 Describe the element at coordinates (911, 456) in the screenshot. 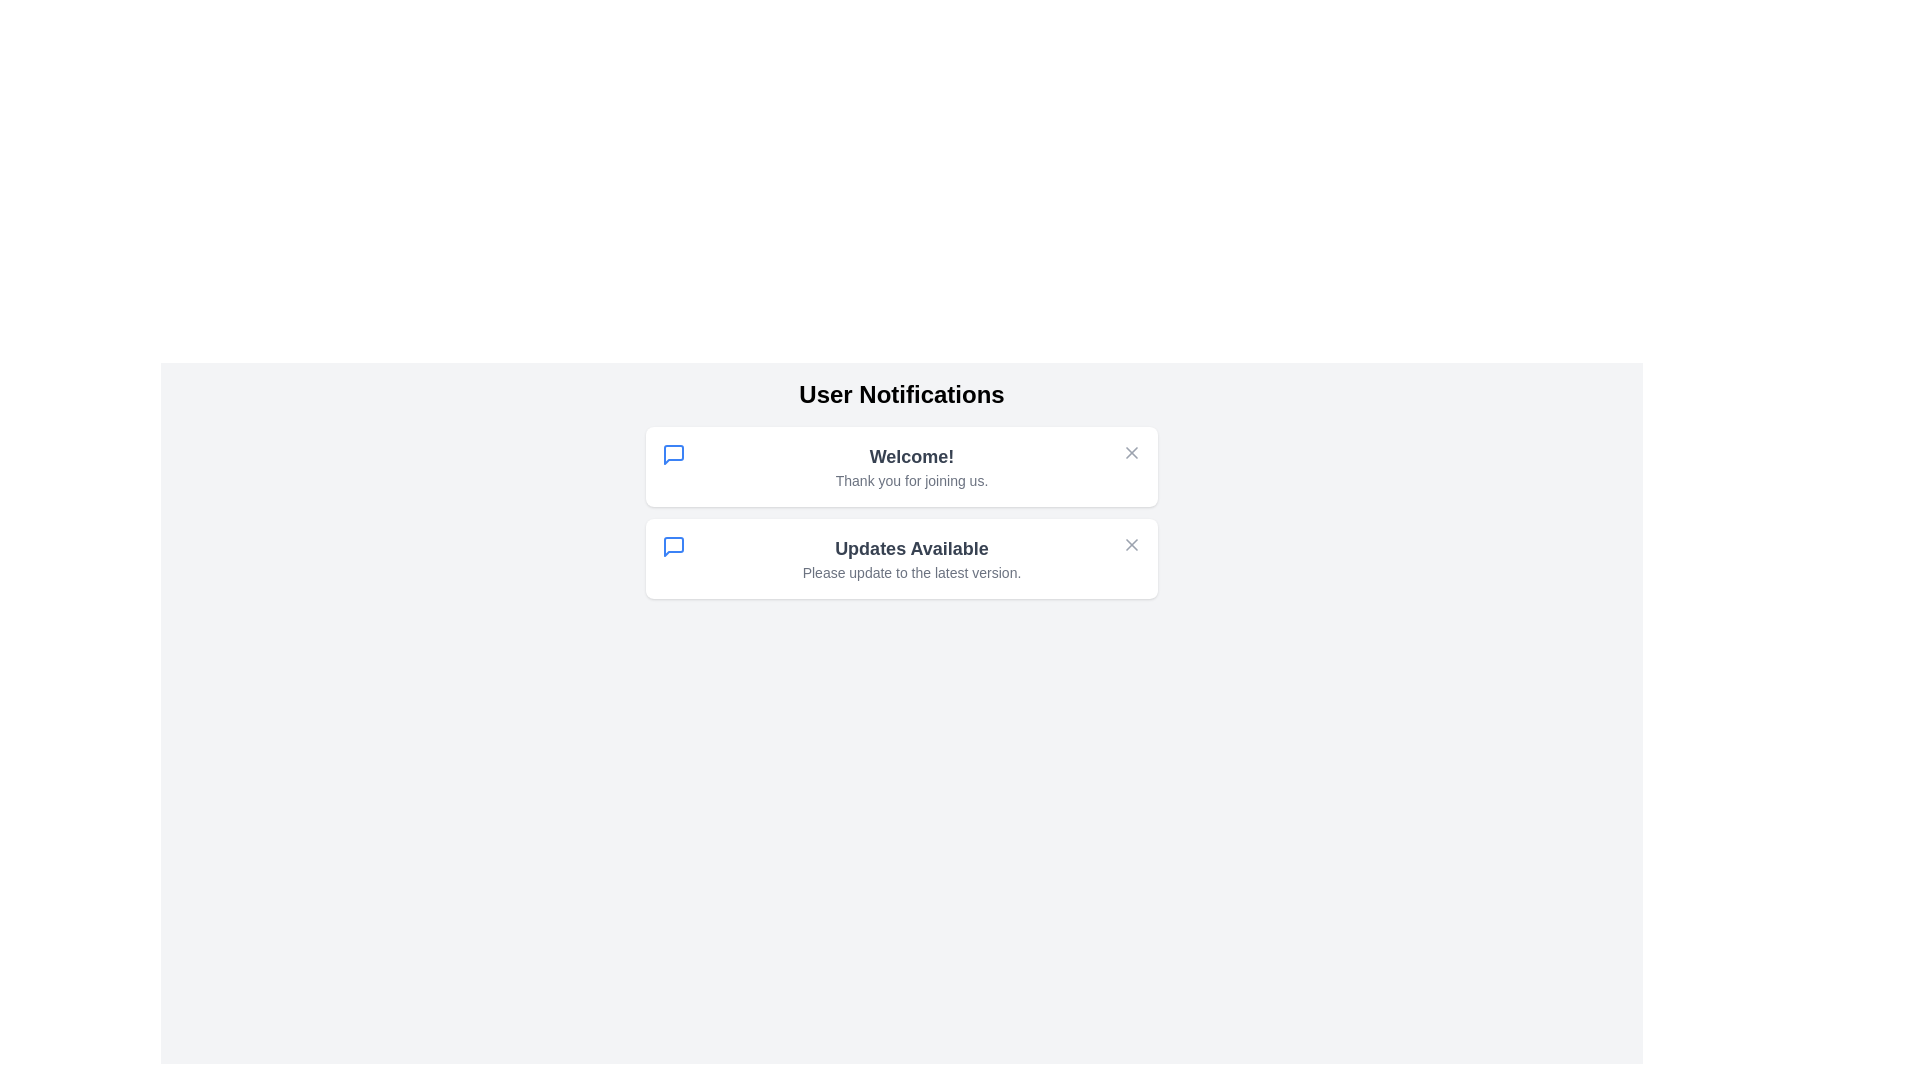

I see `text contents of the Text Label that serves as a greeting in the notification card under the 'User Notifications' section` at that location.